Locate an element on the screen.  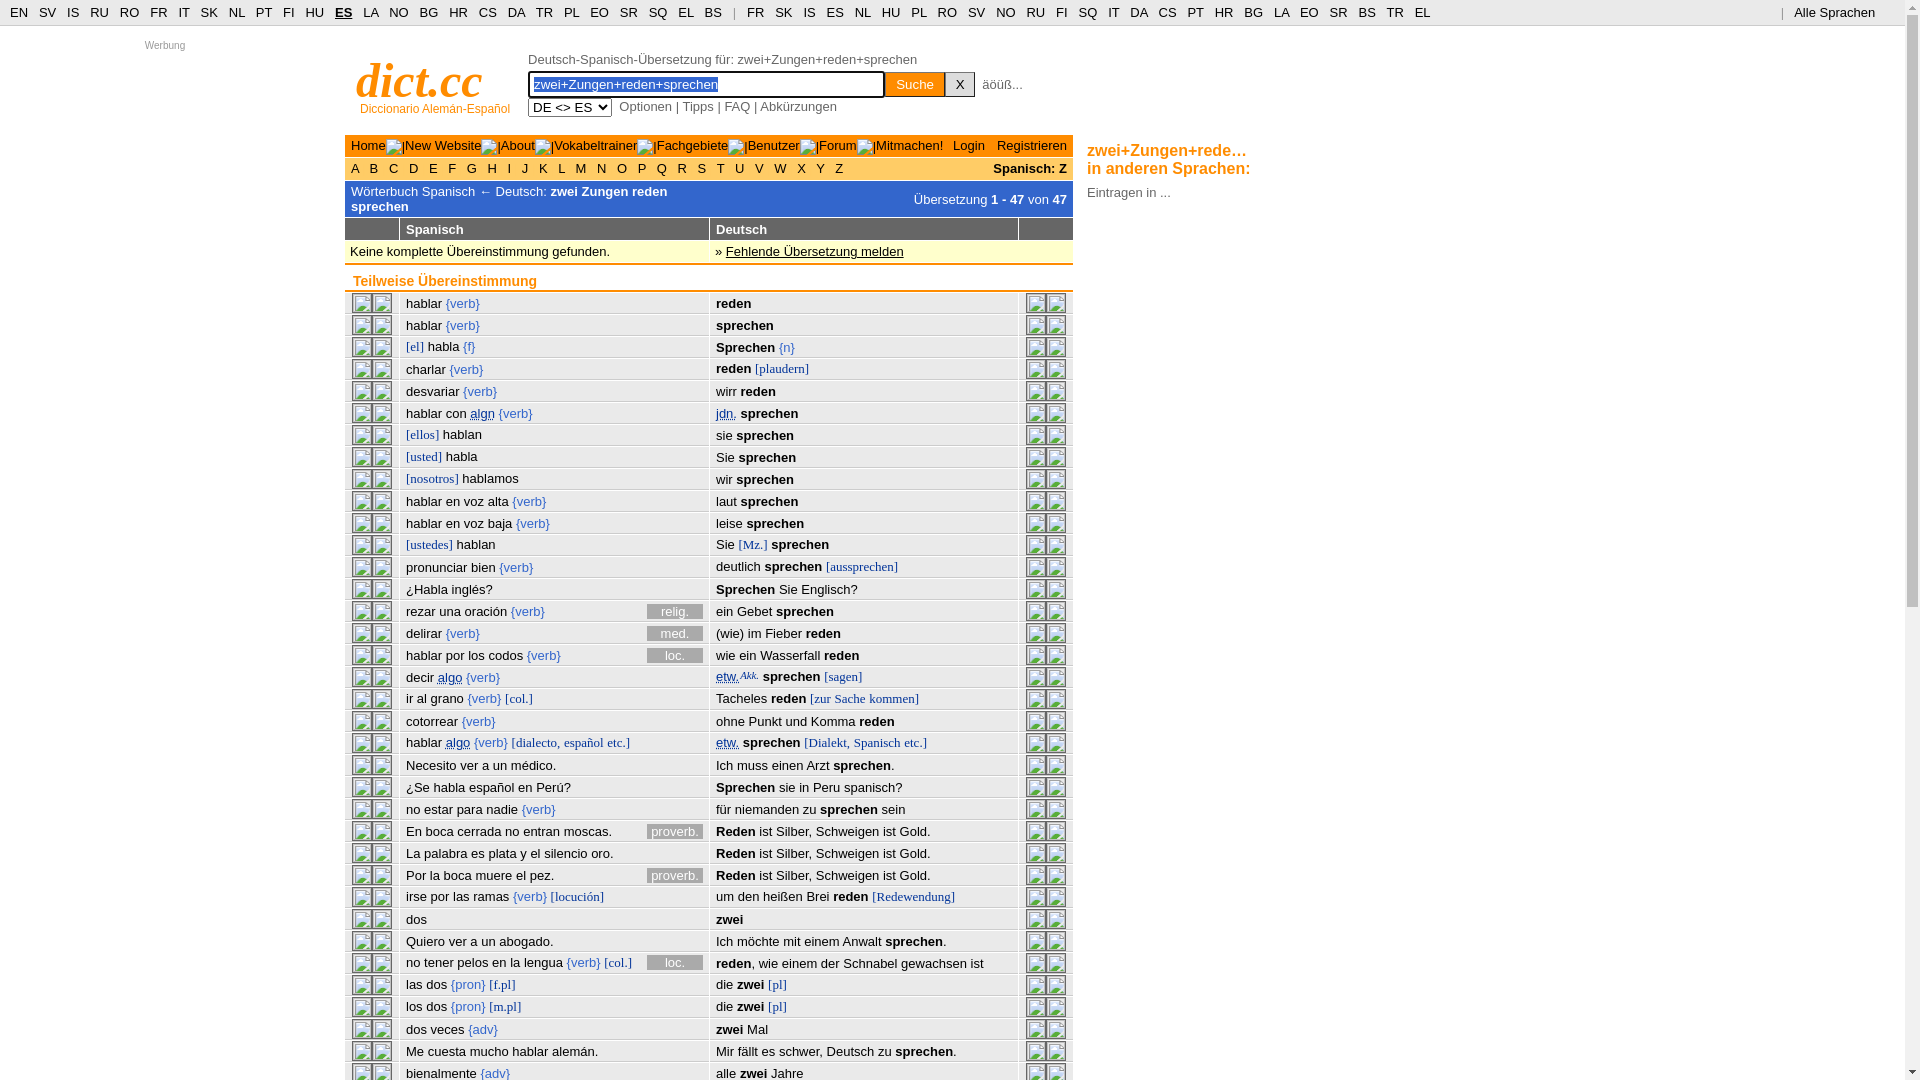
'hablar' is located at coordinates (405, 500).